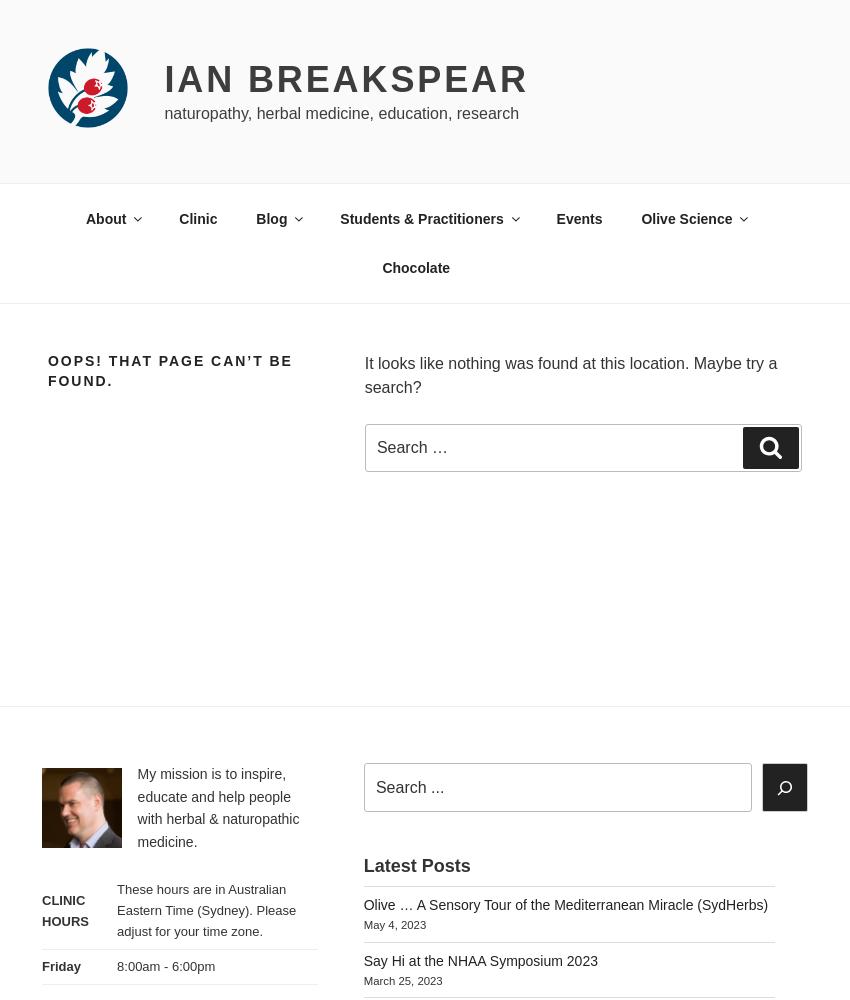 This screenshot has height=1000, width=850. Describe the element at coordinates (421, 217) in the screenshot. I see `'Students & Practitioners'` at that location.